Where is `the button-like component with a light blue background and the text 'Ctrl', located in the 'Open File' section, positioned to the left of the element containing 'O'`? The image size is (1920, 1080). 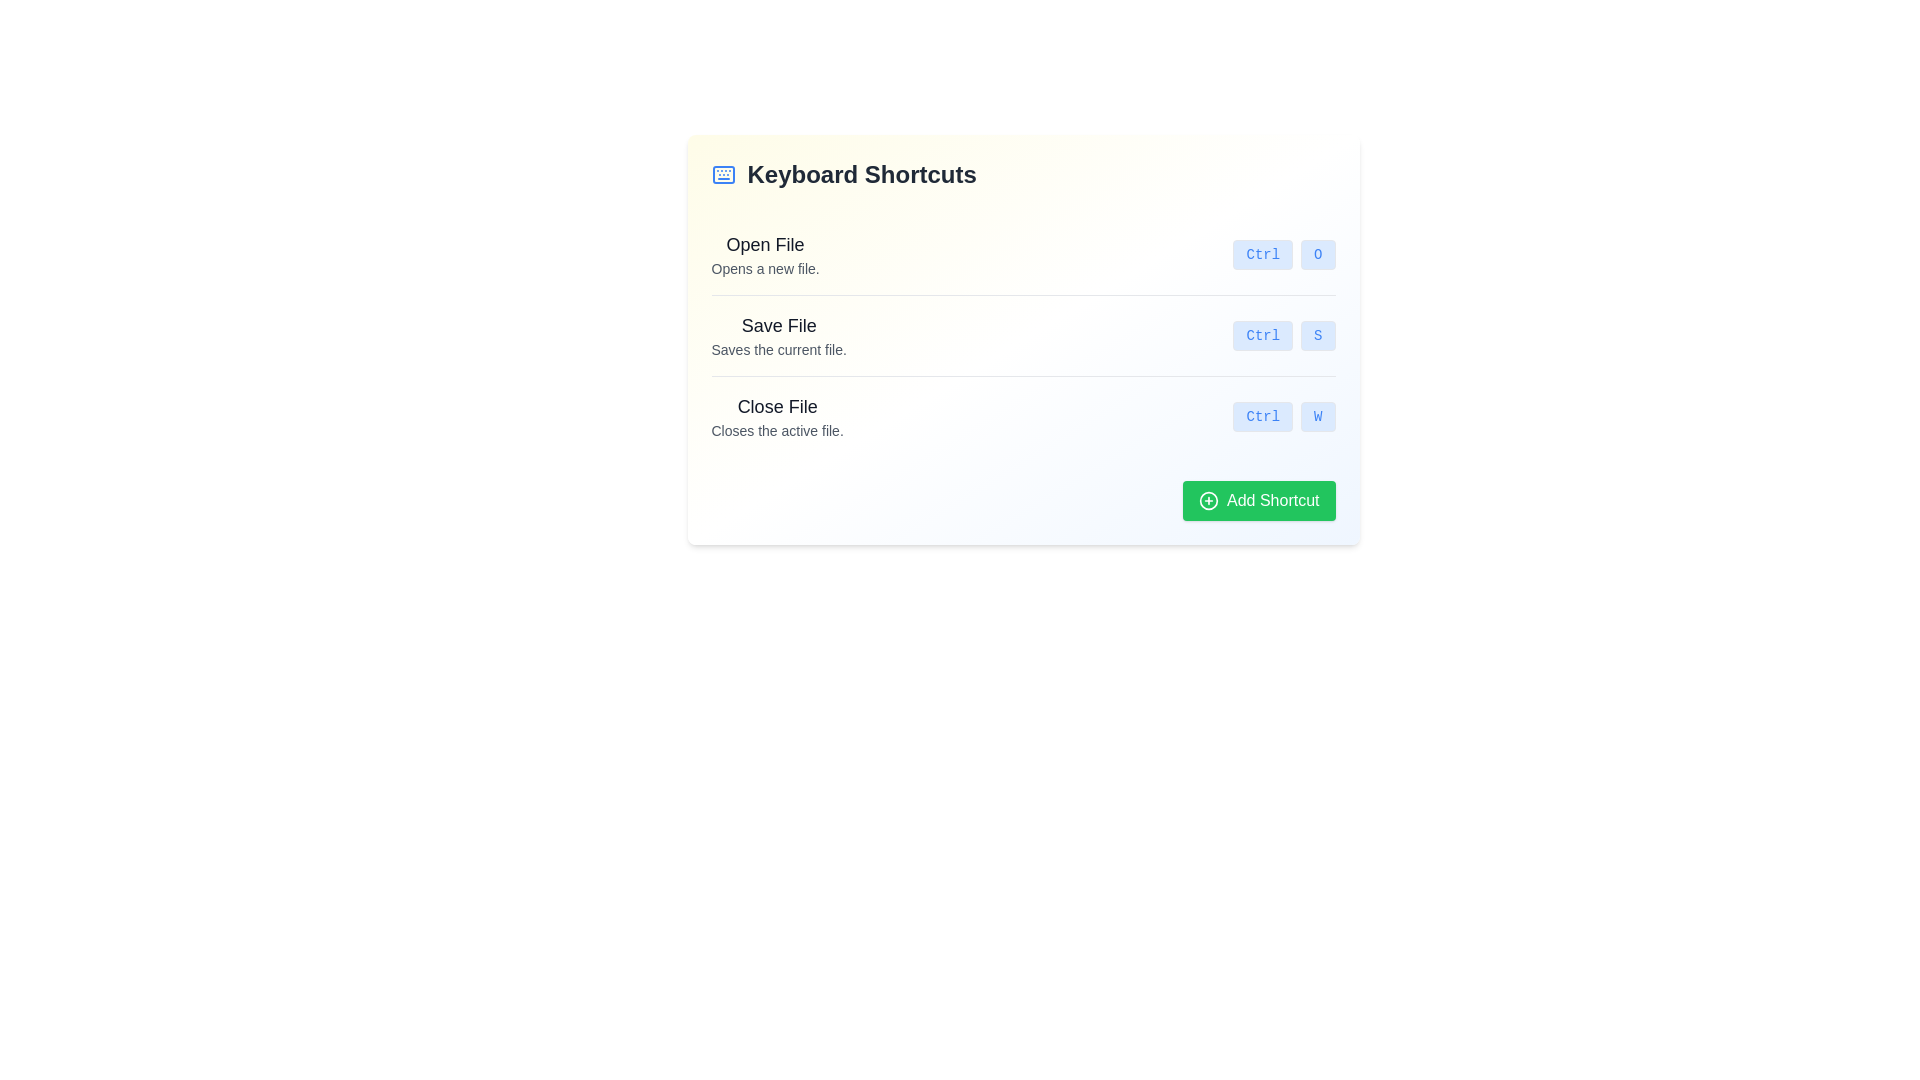 the button-like component with a light blue background and the text 'Ctrl', located in the 'Open File' section, positioned to the left of the element containing 'O' is located at coordinates (1262, 253).